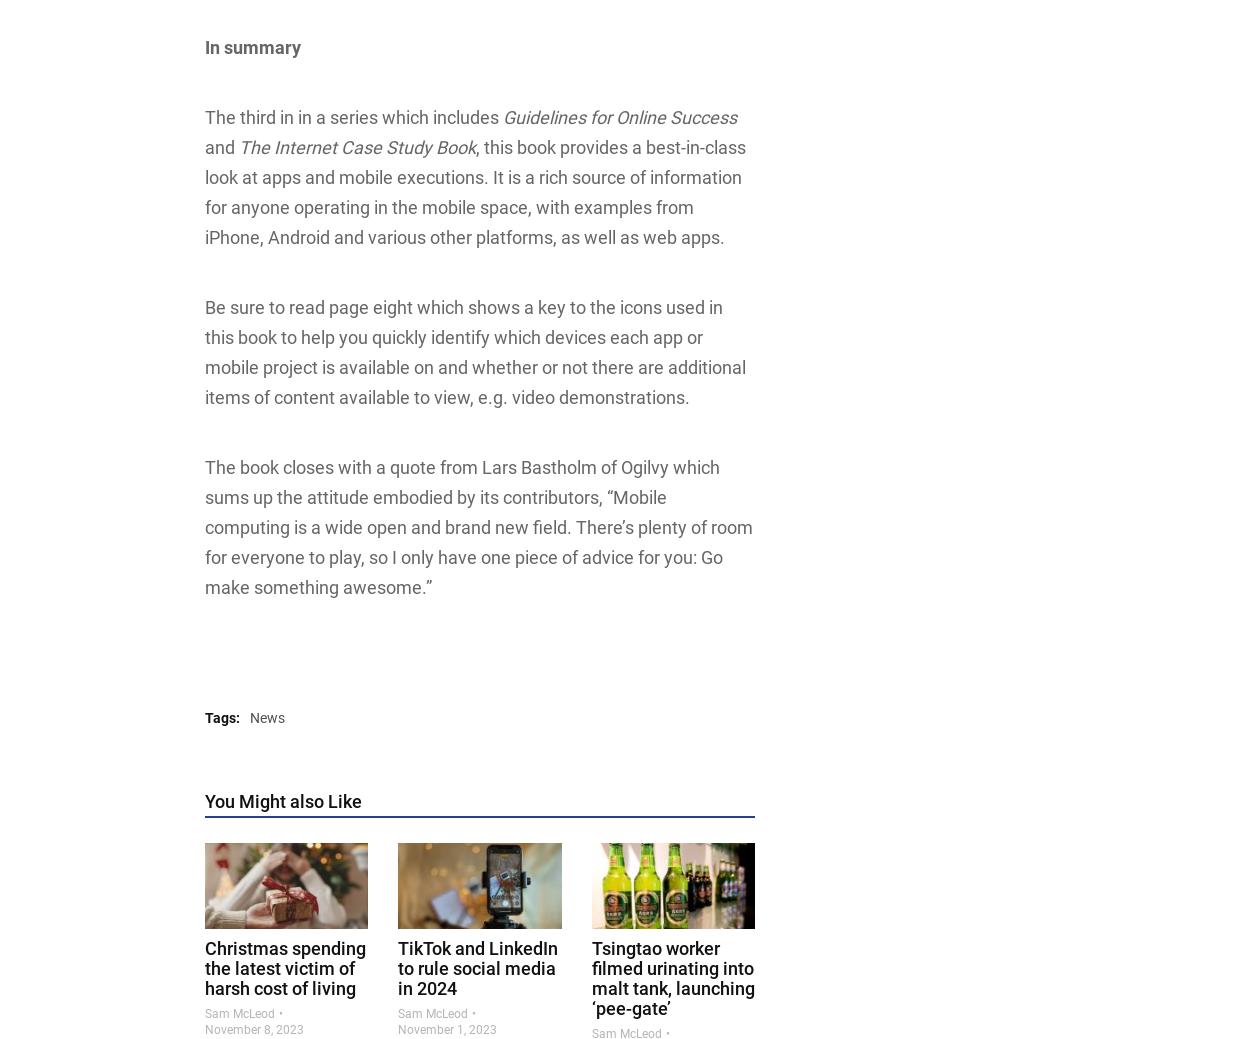  Describe the element at coordinates (672, 977) in the screenshot. I see `'Tsingtao worker filmed urinating into malt tank, launching ‘pee-gate’'` at that location.